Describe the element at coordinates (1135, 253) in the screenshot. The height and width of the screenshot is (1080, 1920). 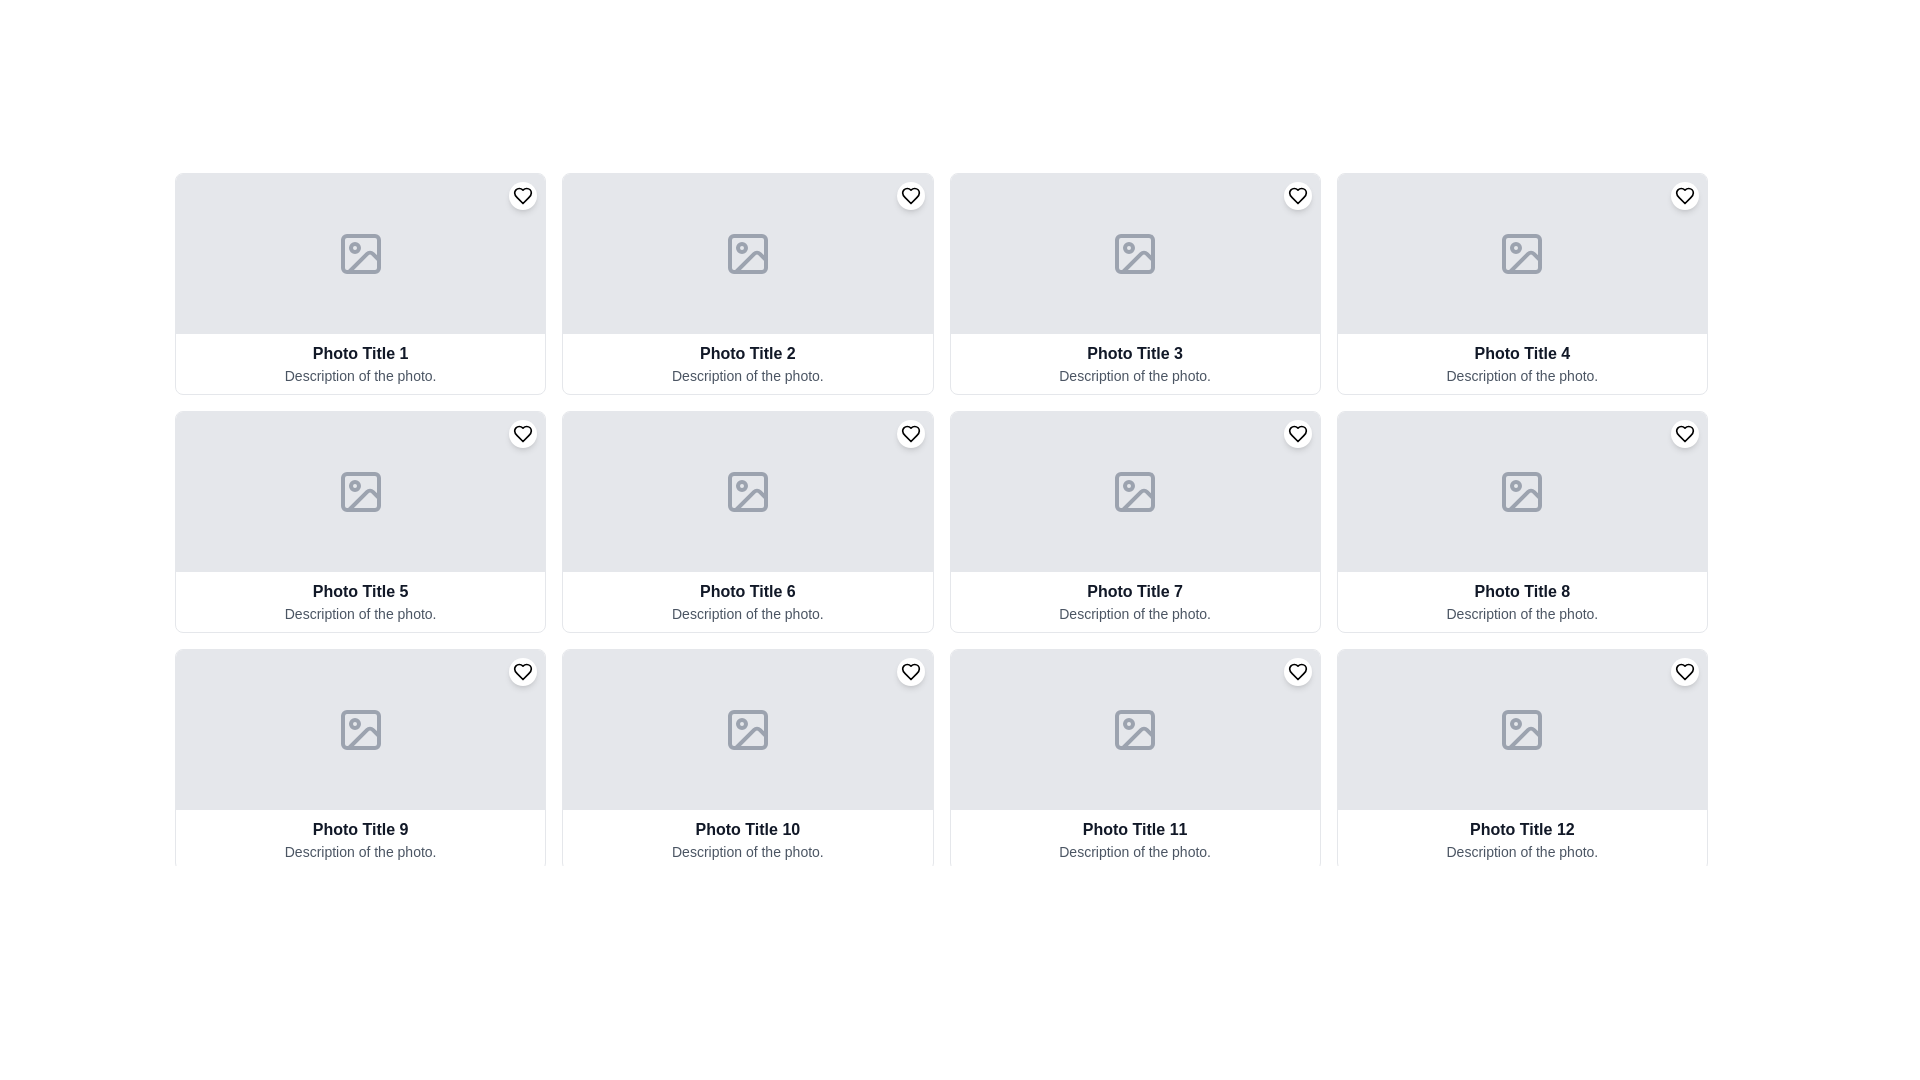
I see `the grey square icon representing an image placeholder located in the third card of the first row within the grid layout` at that location.